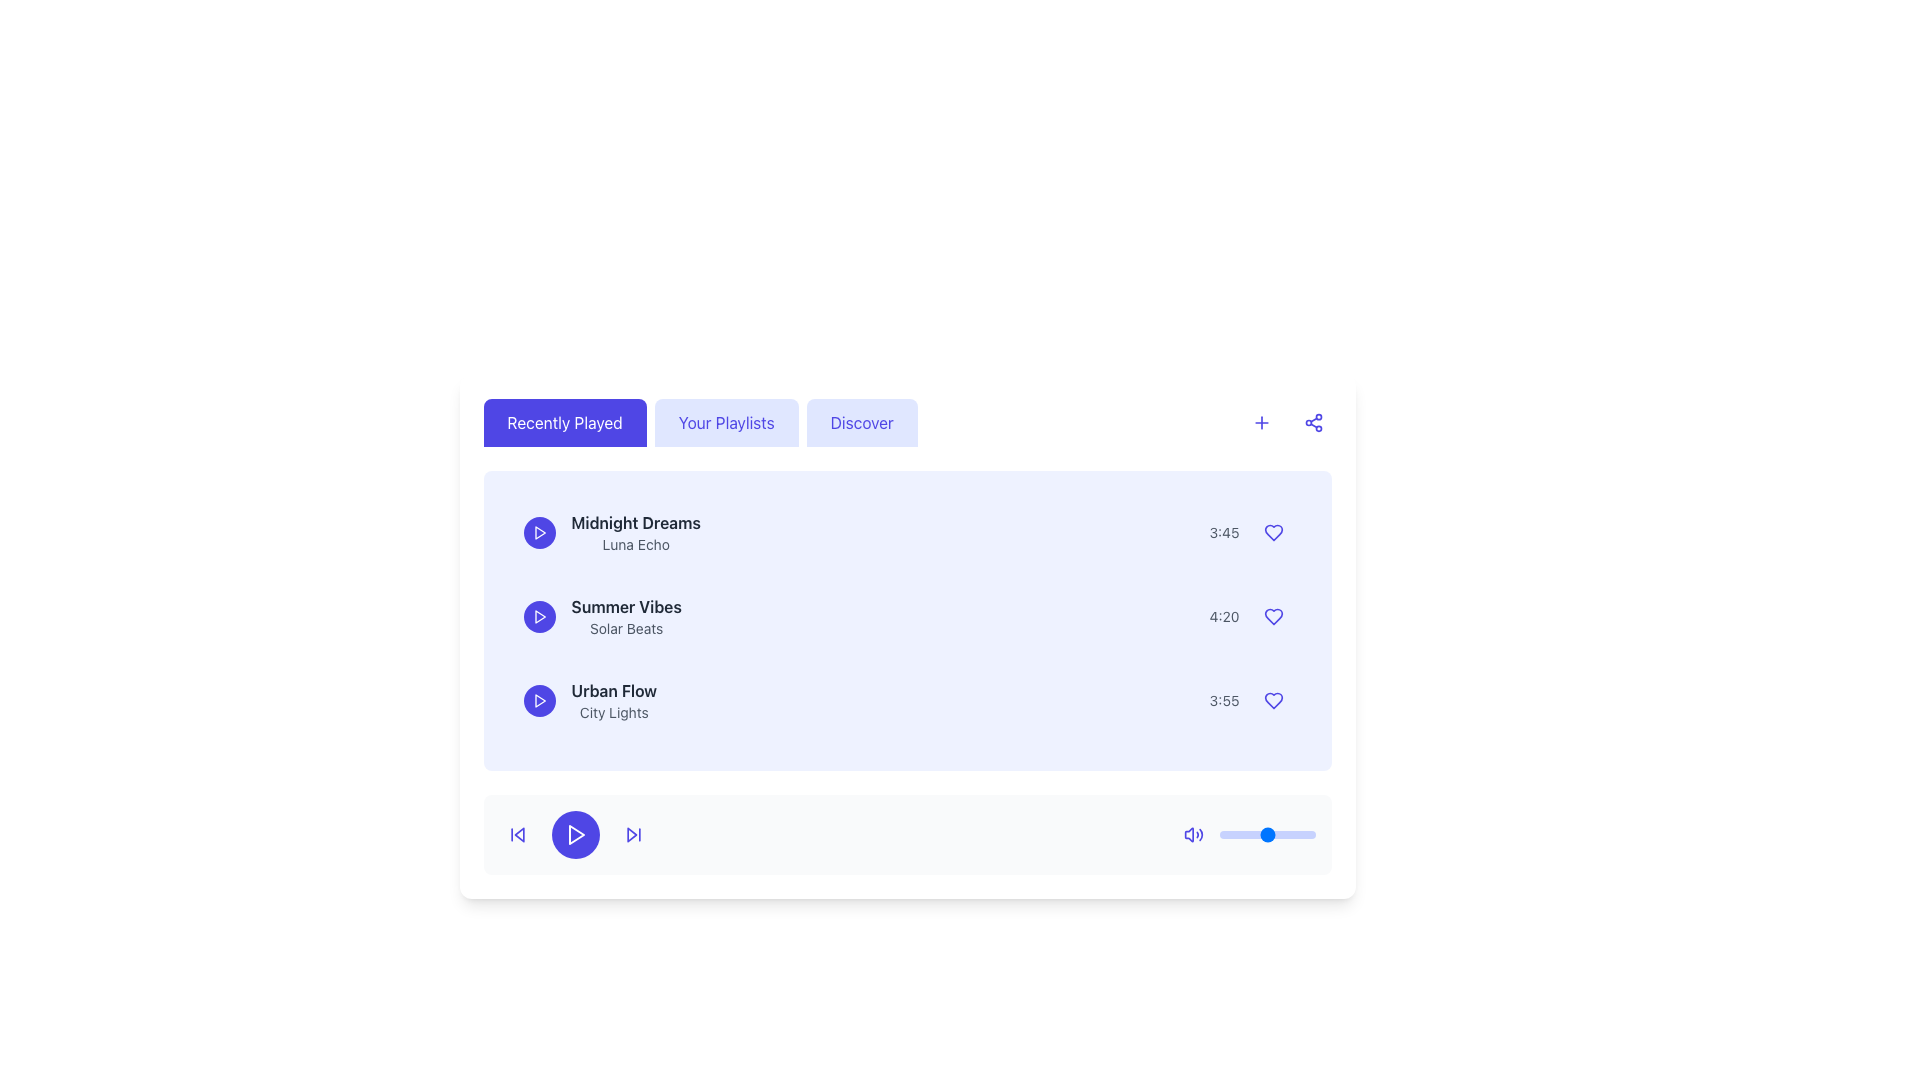 The height and width of the screenshot is (1080, 1920). I want to click on the 'favorite' icon located beside the duration of the song 'Urban Flow' in the third row of the playlist interface, so click(1272, 700).